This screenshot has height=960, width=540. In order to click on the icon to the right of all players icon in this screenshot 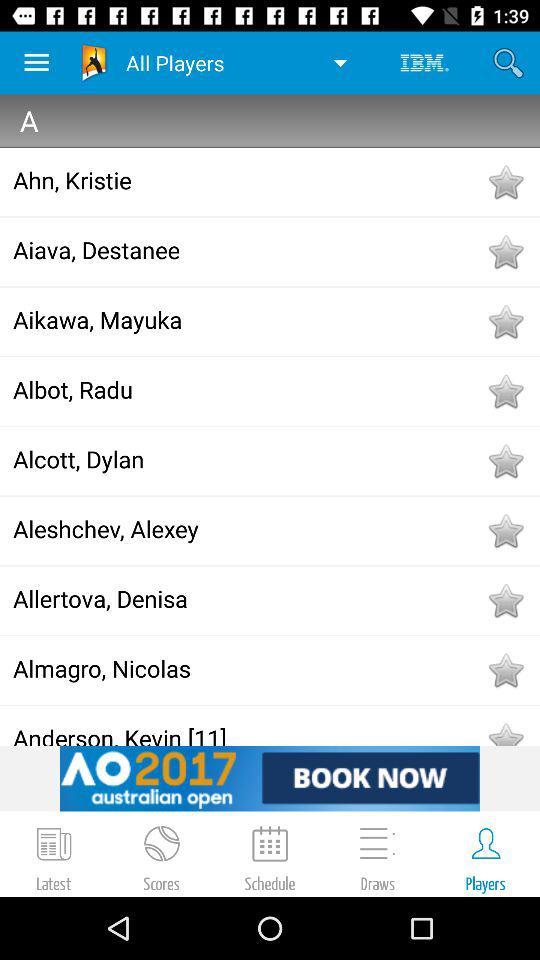, I will do `click(423, 62)`.